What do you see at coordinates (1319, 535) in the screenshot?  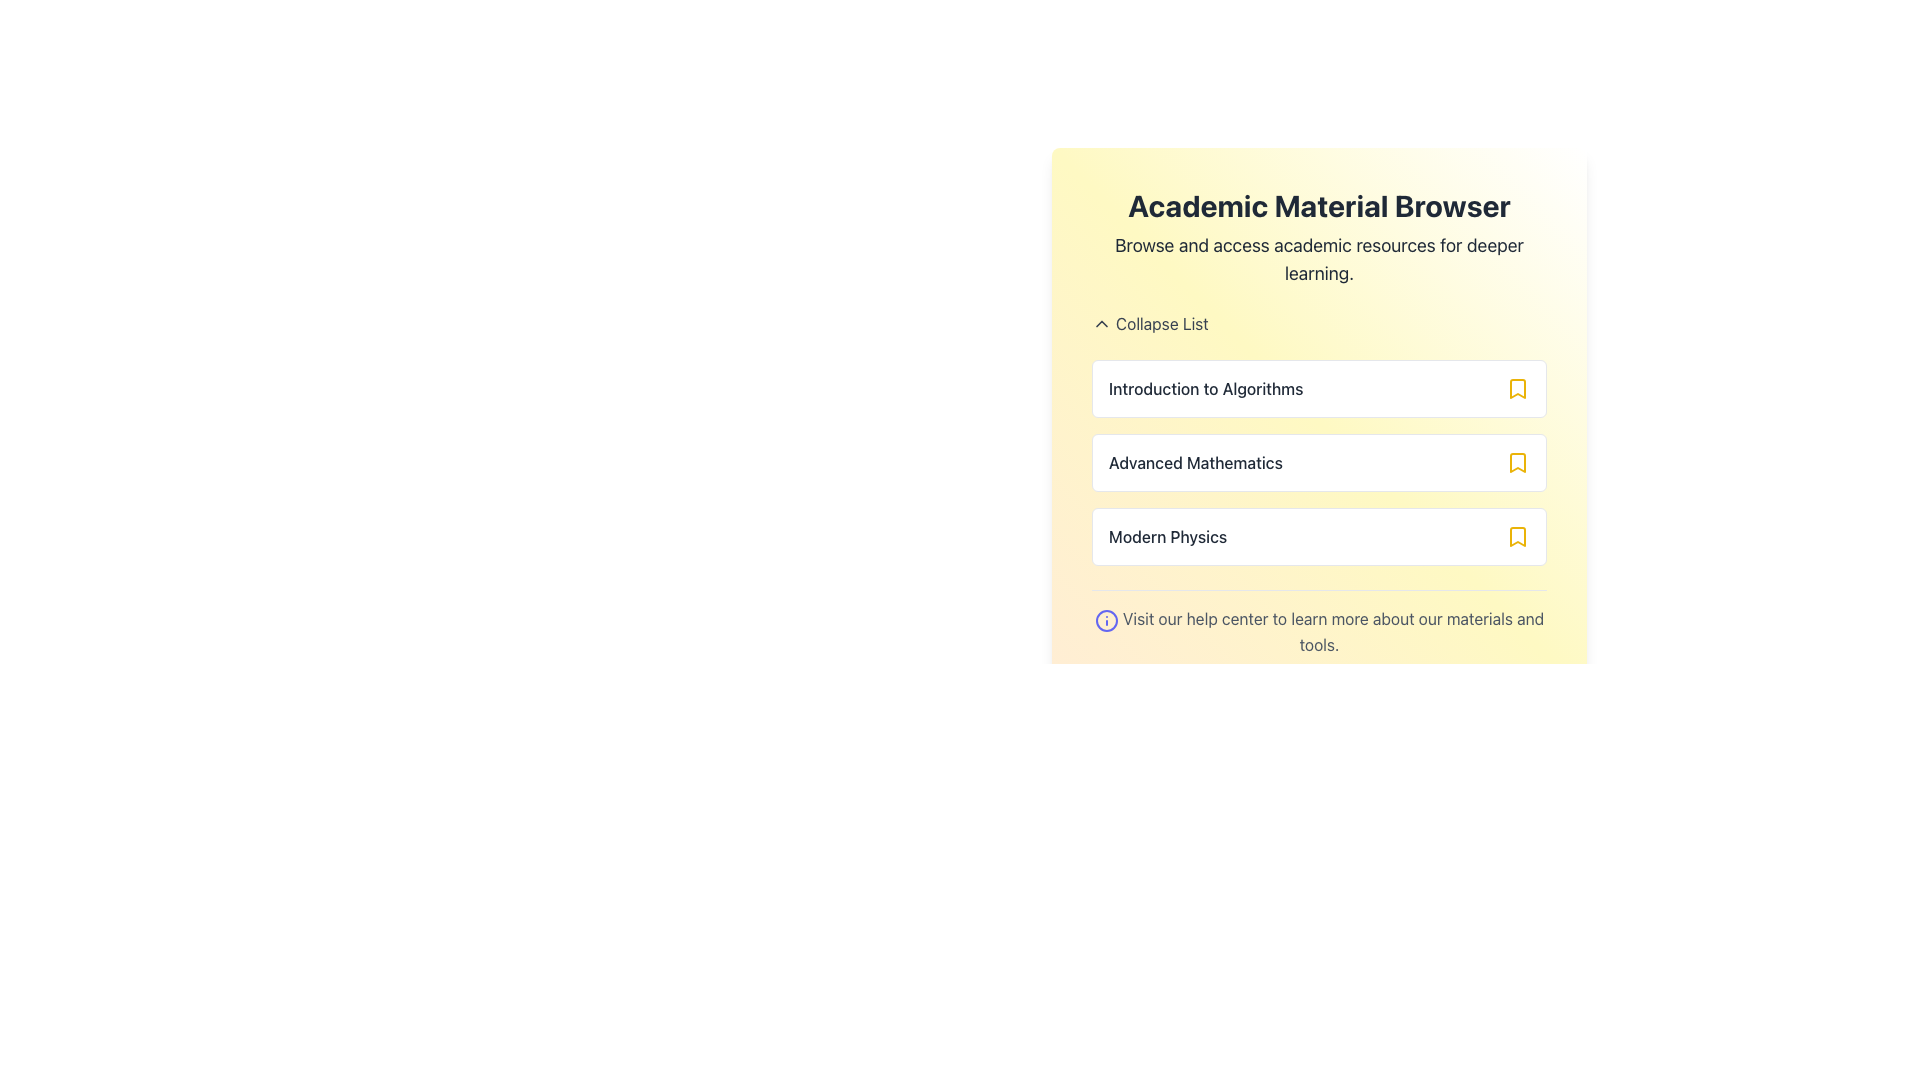 I see `the selectable list item labeled 'Modern Physics' in the Academic Material Browser to bookmark or unbookmark it` at bounding box center [1319, 535].